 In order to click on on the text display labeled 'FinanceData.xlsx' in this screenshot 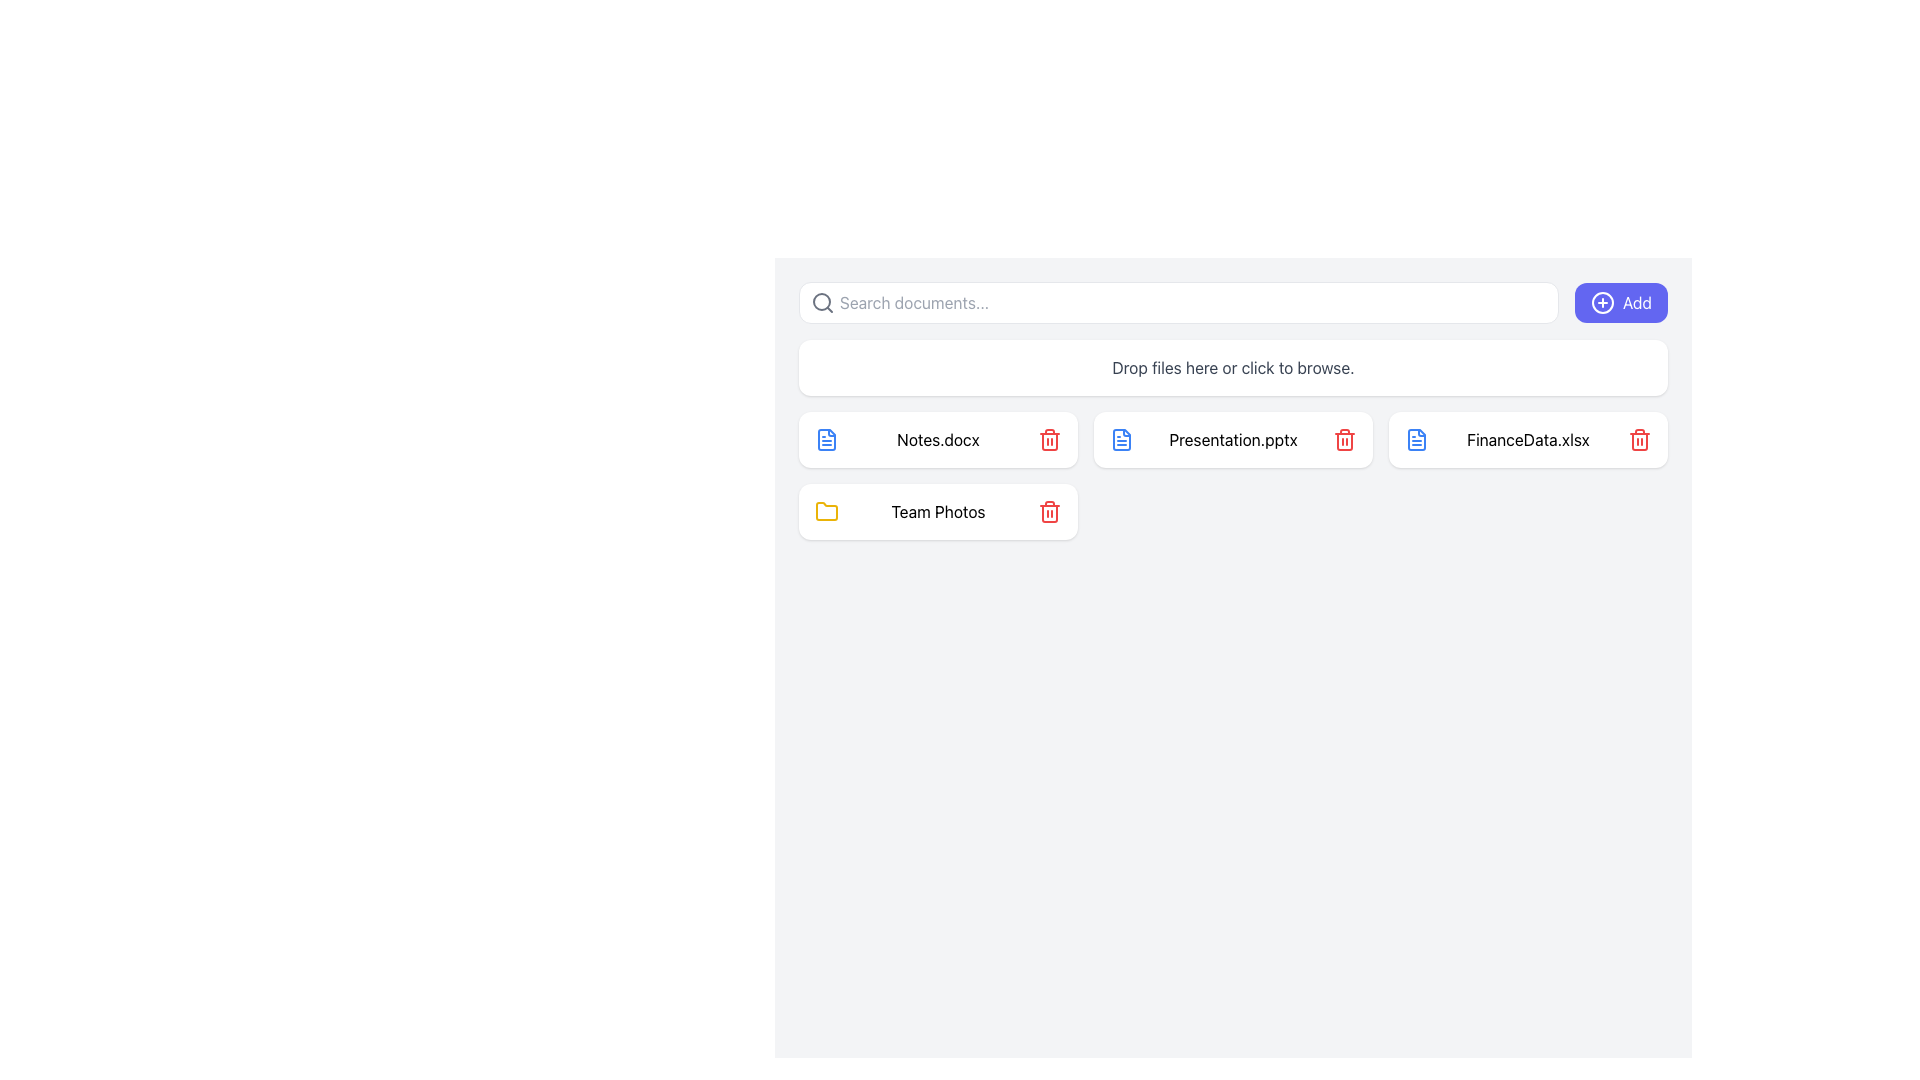, I will do `click(1527, 438)`.